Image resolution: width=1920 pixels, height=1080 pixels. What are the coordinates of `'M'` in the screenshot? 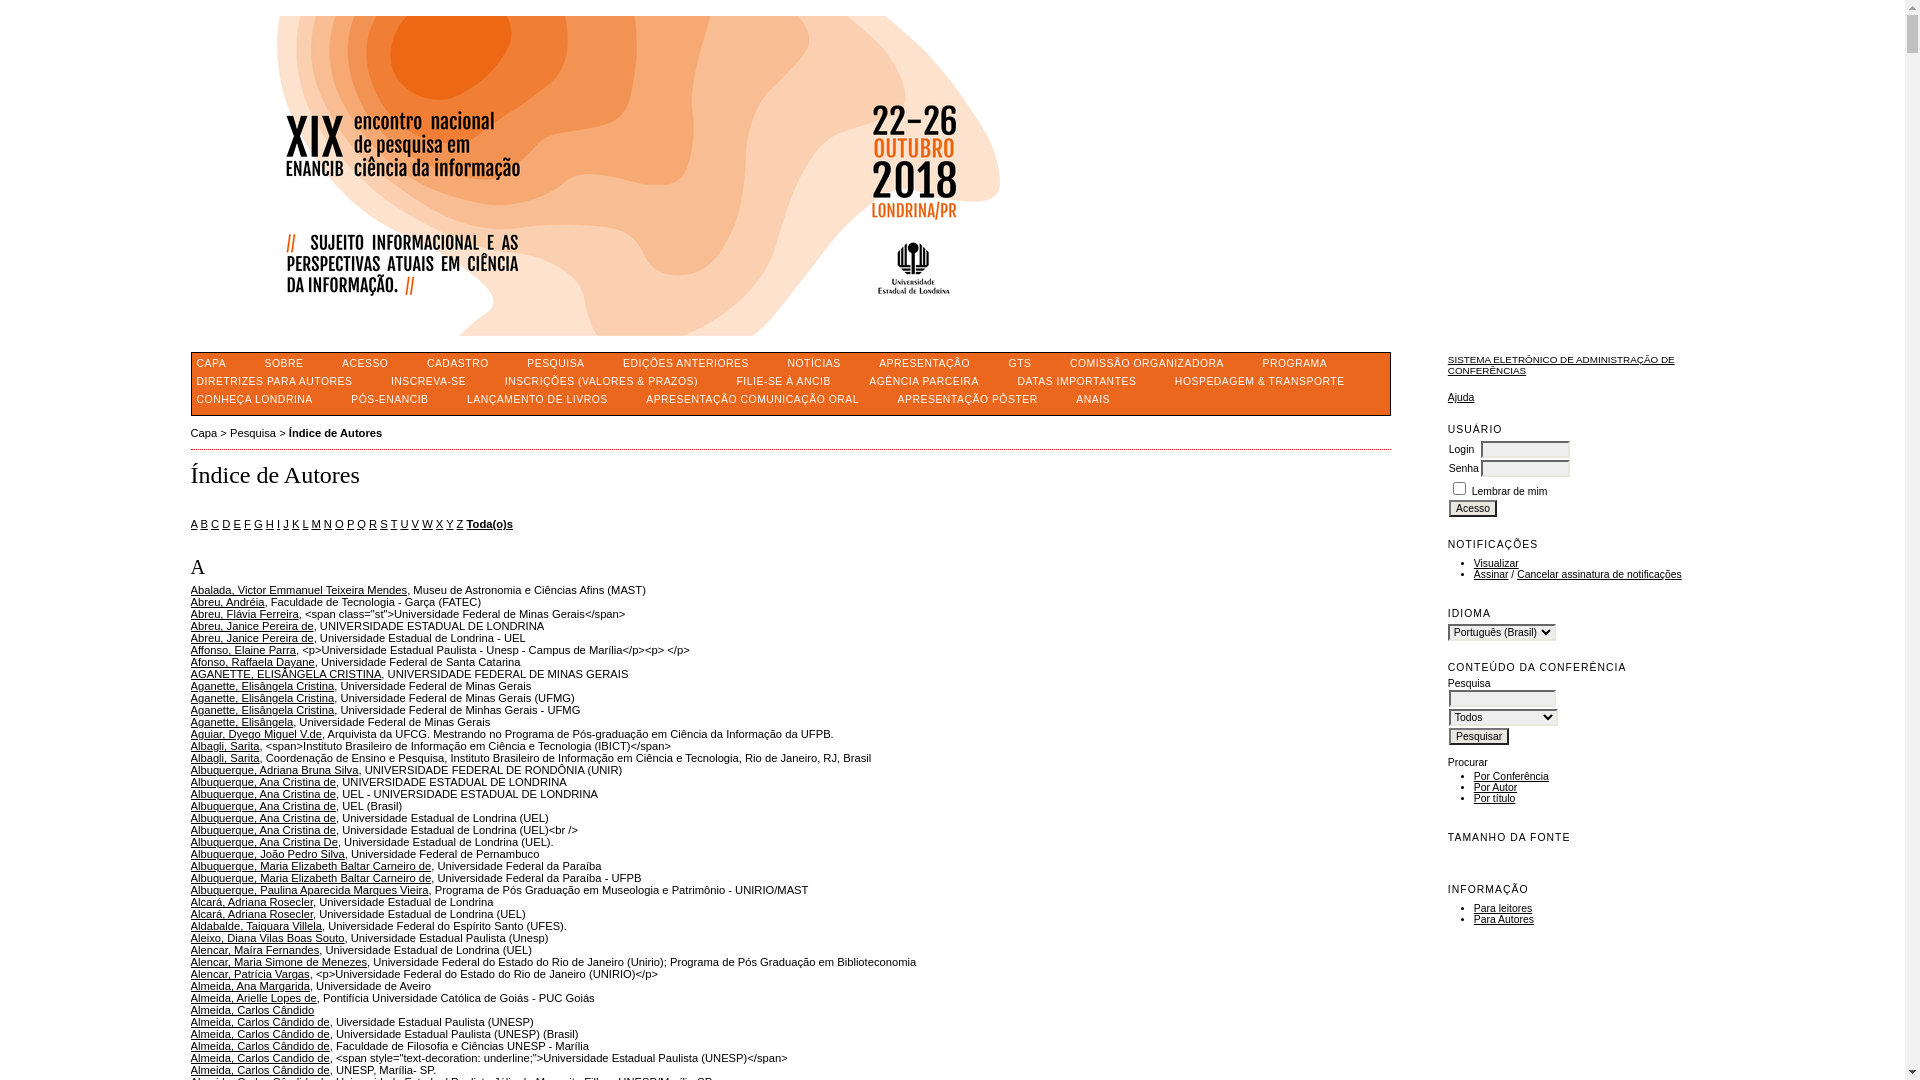 It's located at (314, 523).